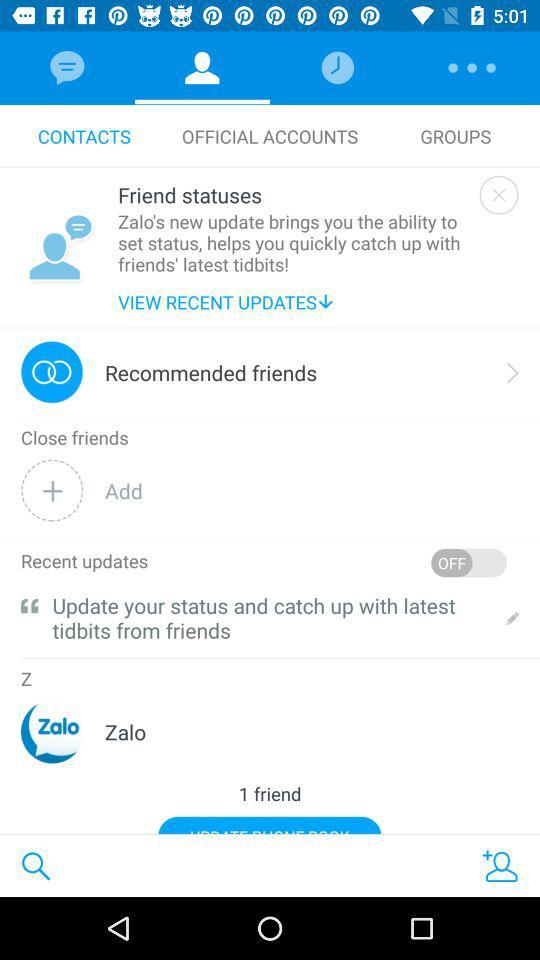 This screenshot has height=960, width=540. Describe the element at coordinates (498, 195) in the screenshot. I see `prompt` at that location.